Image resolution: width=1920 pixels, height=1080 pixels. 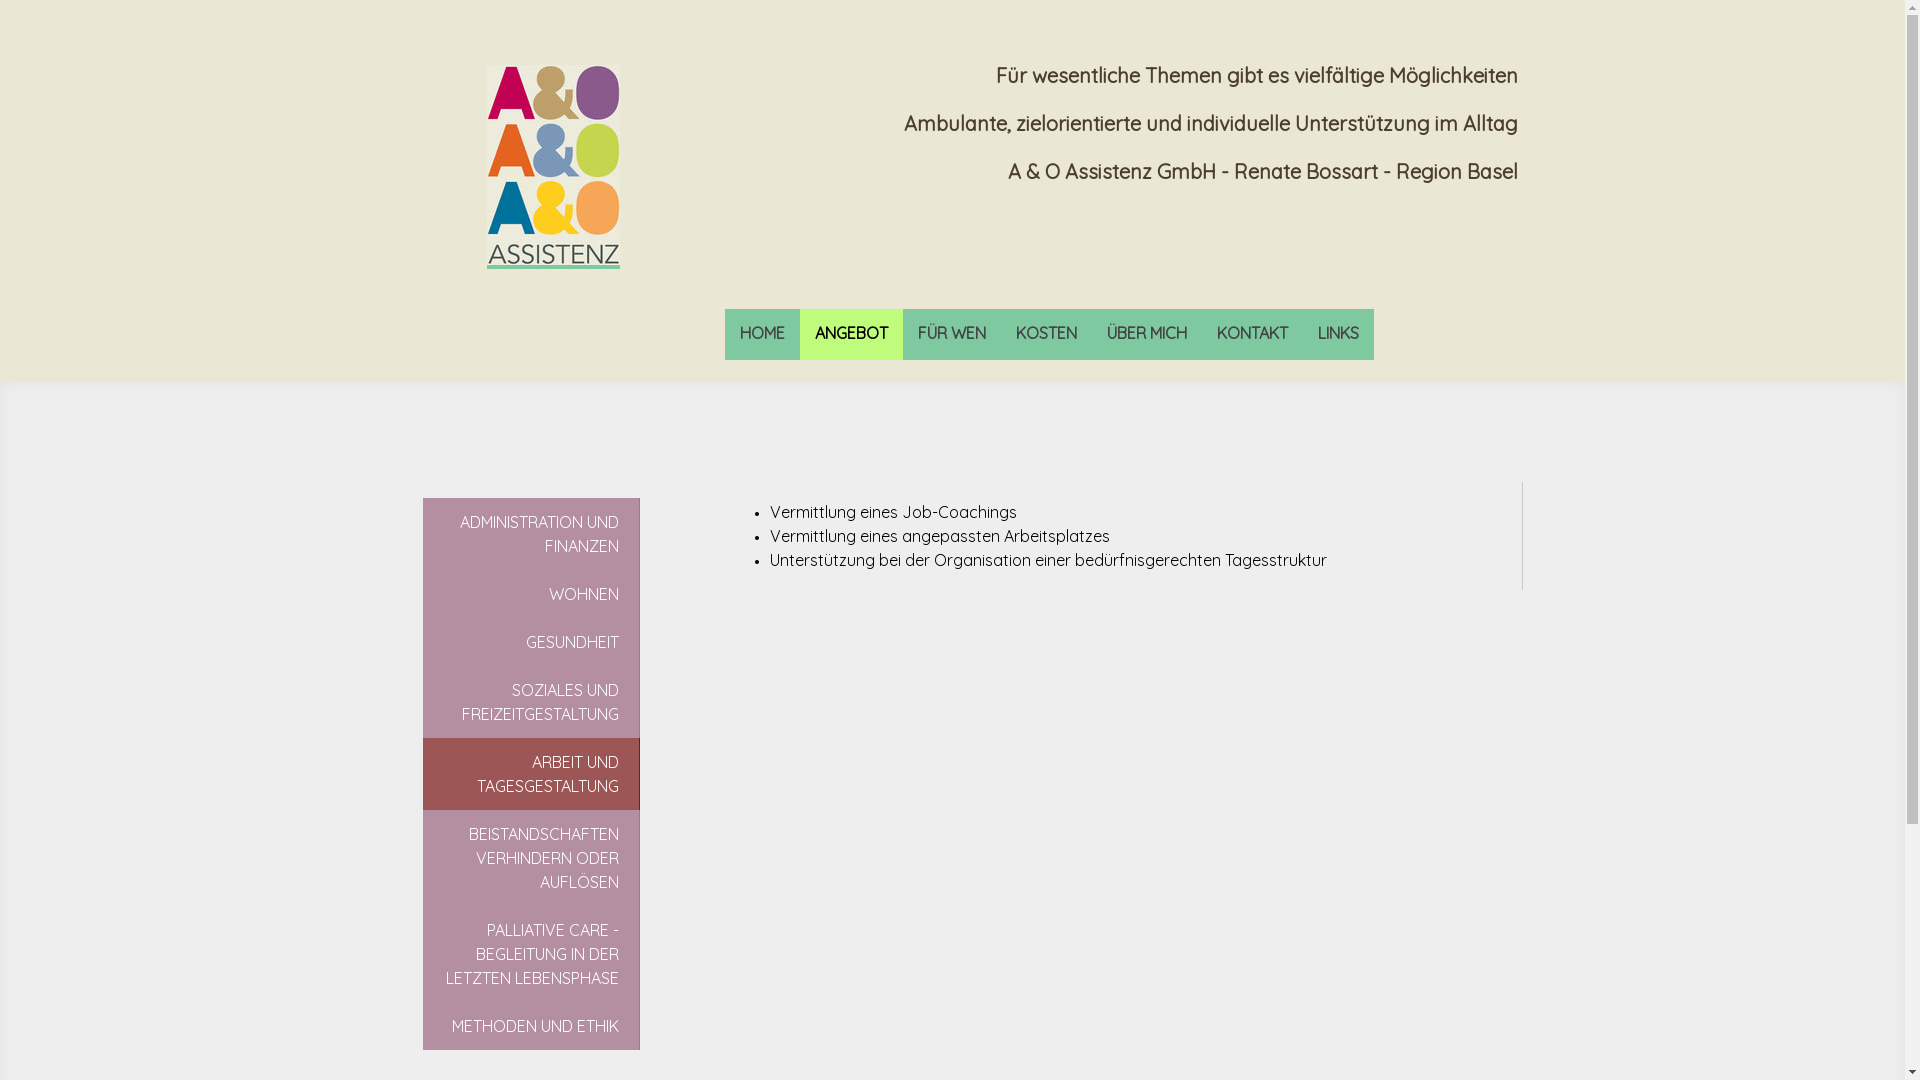 What do you see at coordinates (421, 773) in the screenshot?
I see `'ARBEIT UND TAGESGESTALTUNG'` at bounding box center [421, 773].